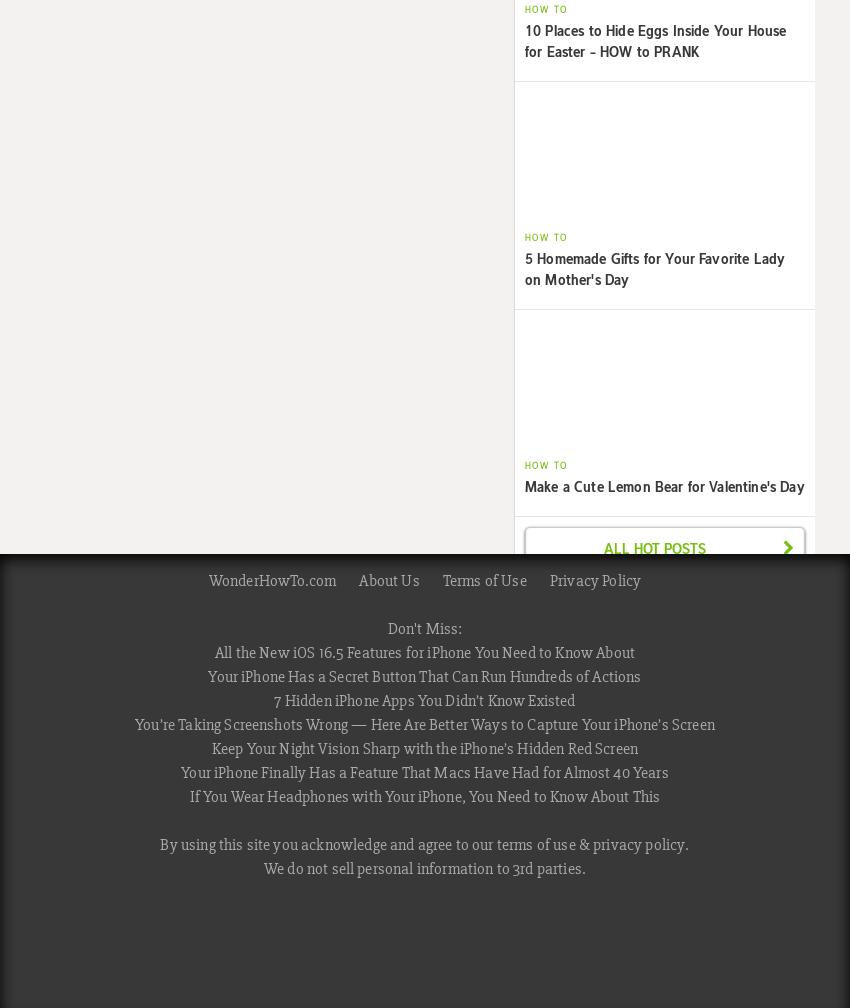  I want to click on 'Privacy Policy', so click(595, 580).